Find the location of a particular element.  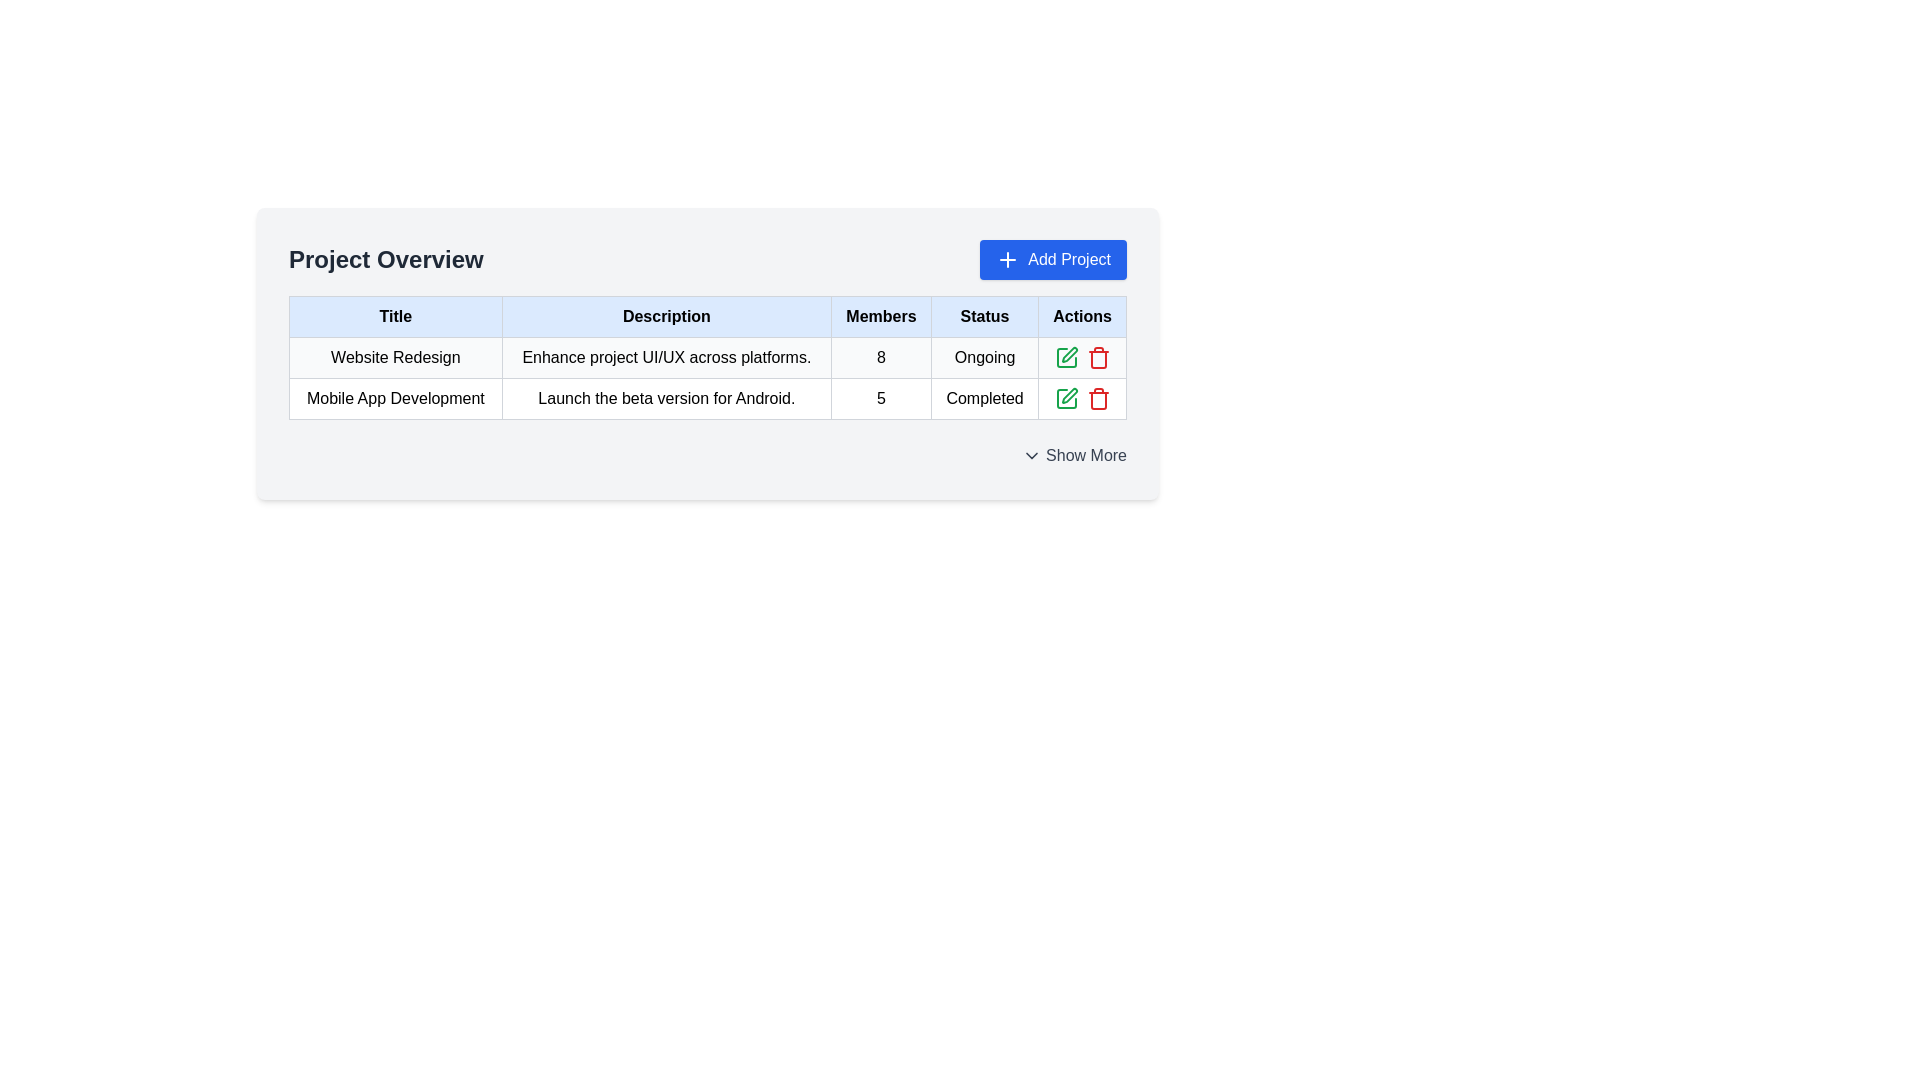

the static text cell displaying the number '5' located in the 'Members' column of the second row in the table layout is located at coordinates (880, 398).